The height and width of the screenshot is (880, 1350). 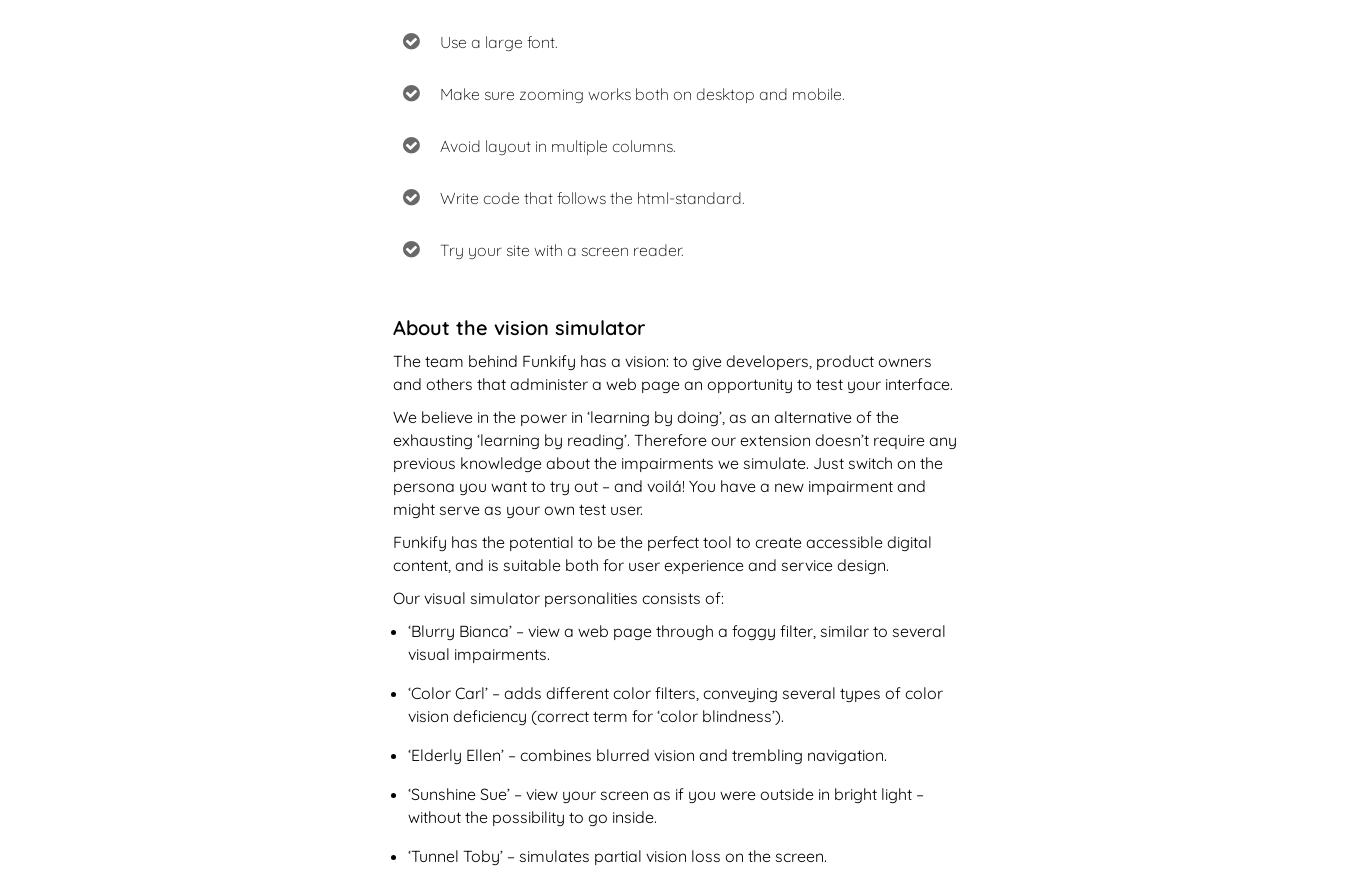 I want to click on 'The team behind Funkify has a vision: to give developers, product owners and others that administer a web page an opportunity to test your interface.', so click(x=672, y=370).